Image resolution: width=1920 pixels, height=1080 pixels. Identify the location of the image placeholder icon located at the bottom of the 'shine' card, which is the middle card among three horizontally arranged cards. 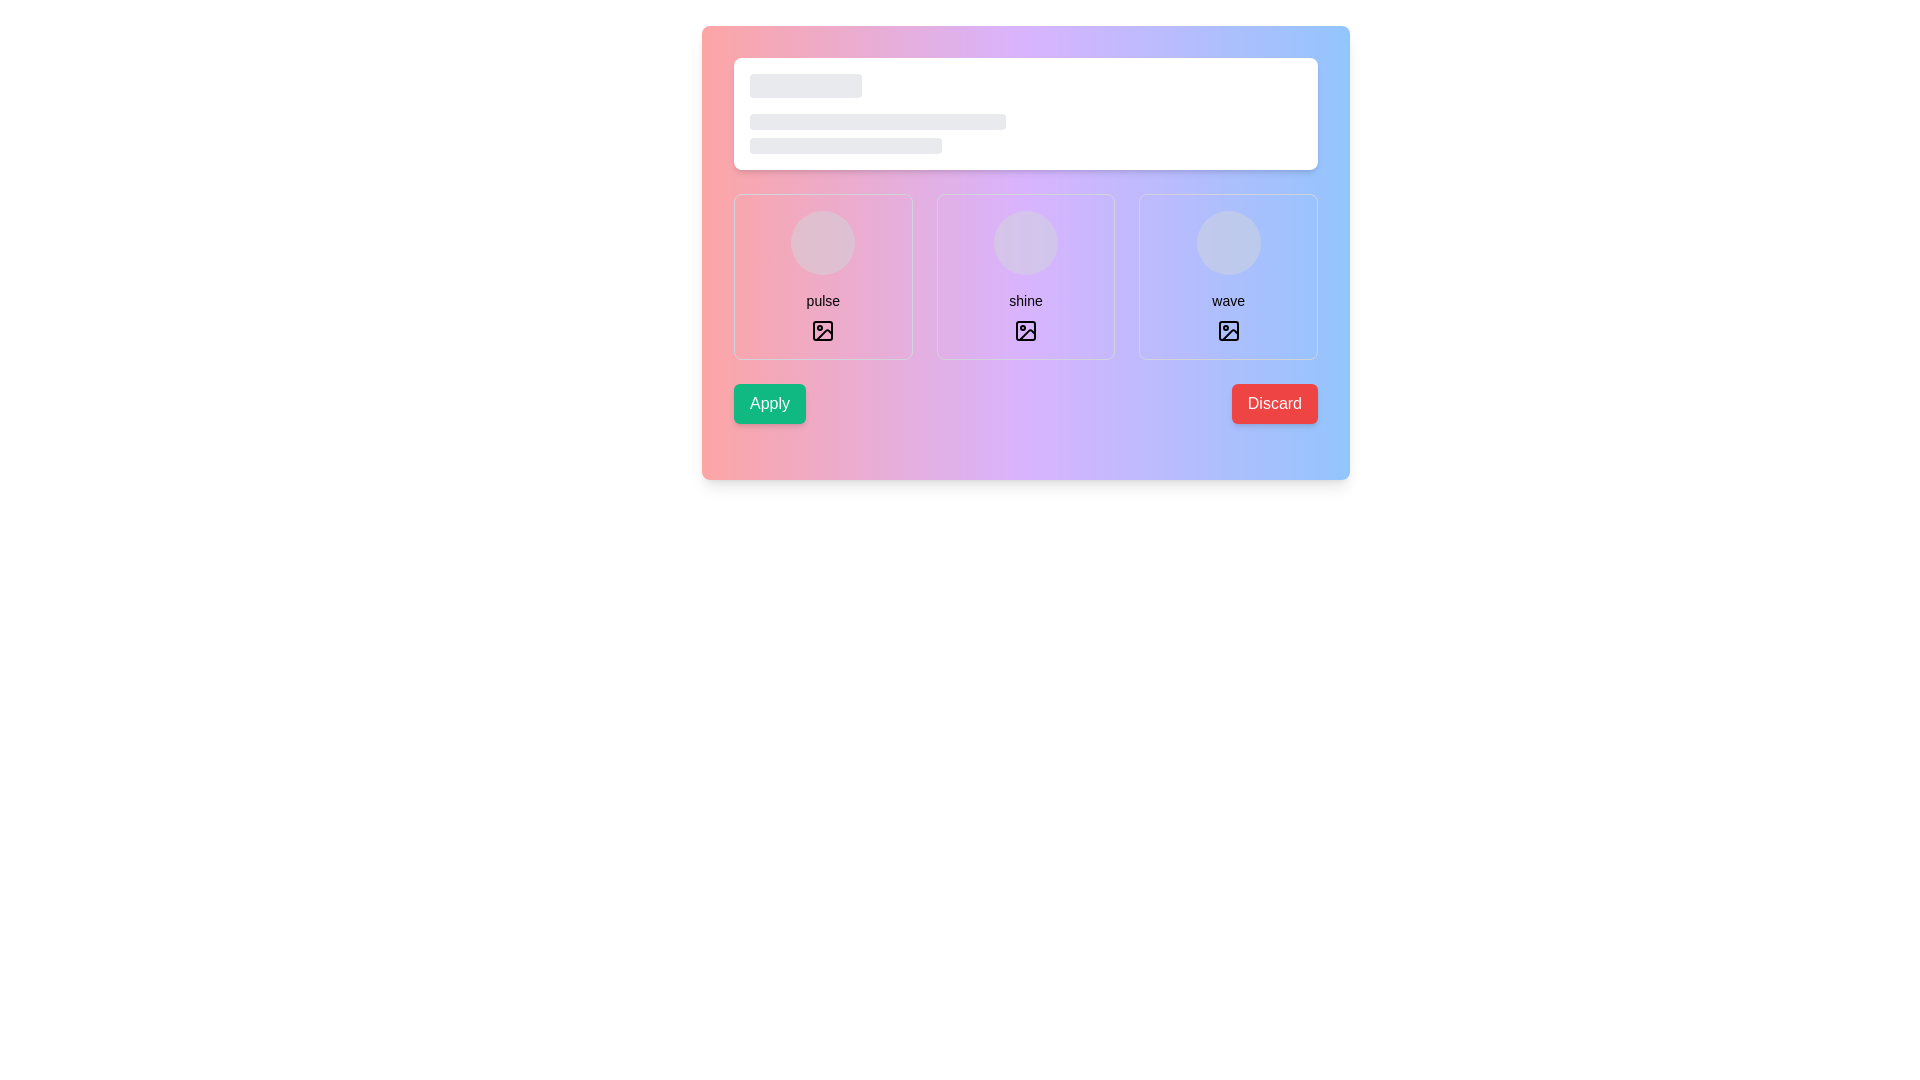
(1026, 330).